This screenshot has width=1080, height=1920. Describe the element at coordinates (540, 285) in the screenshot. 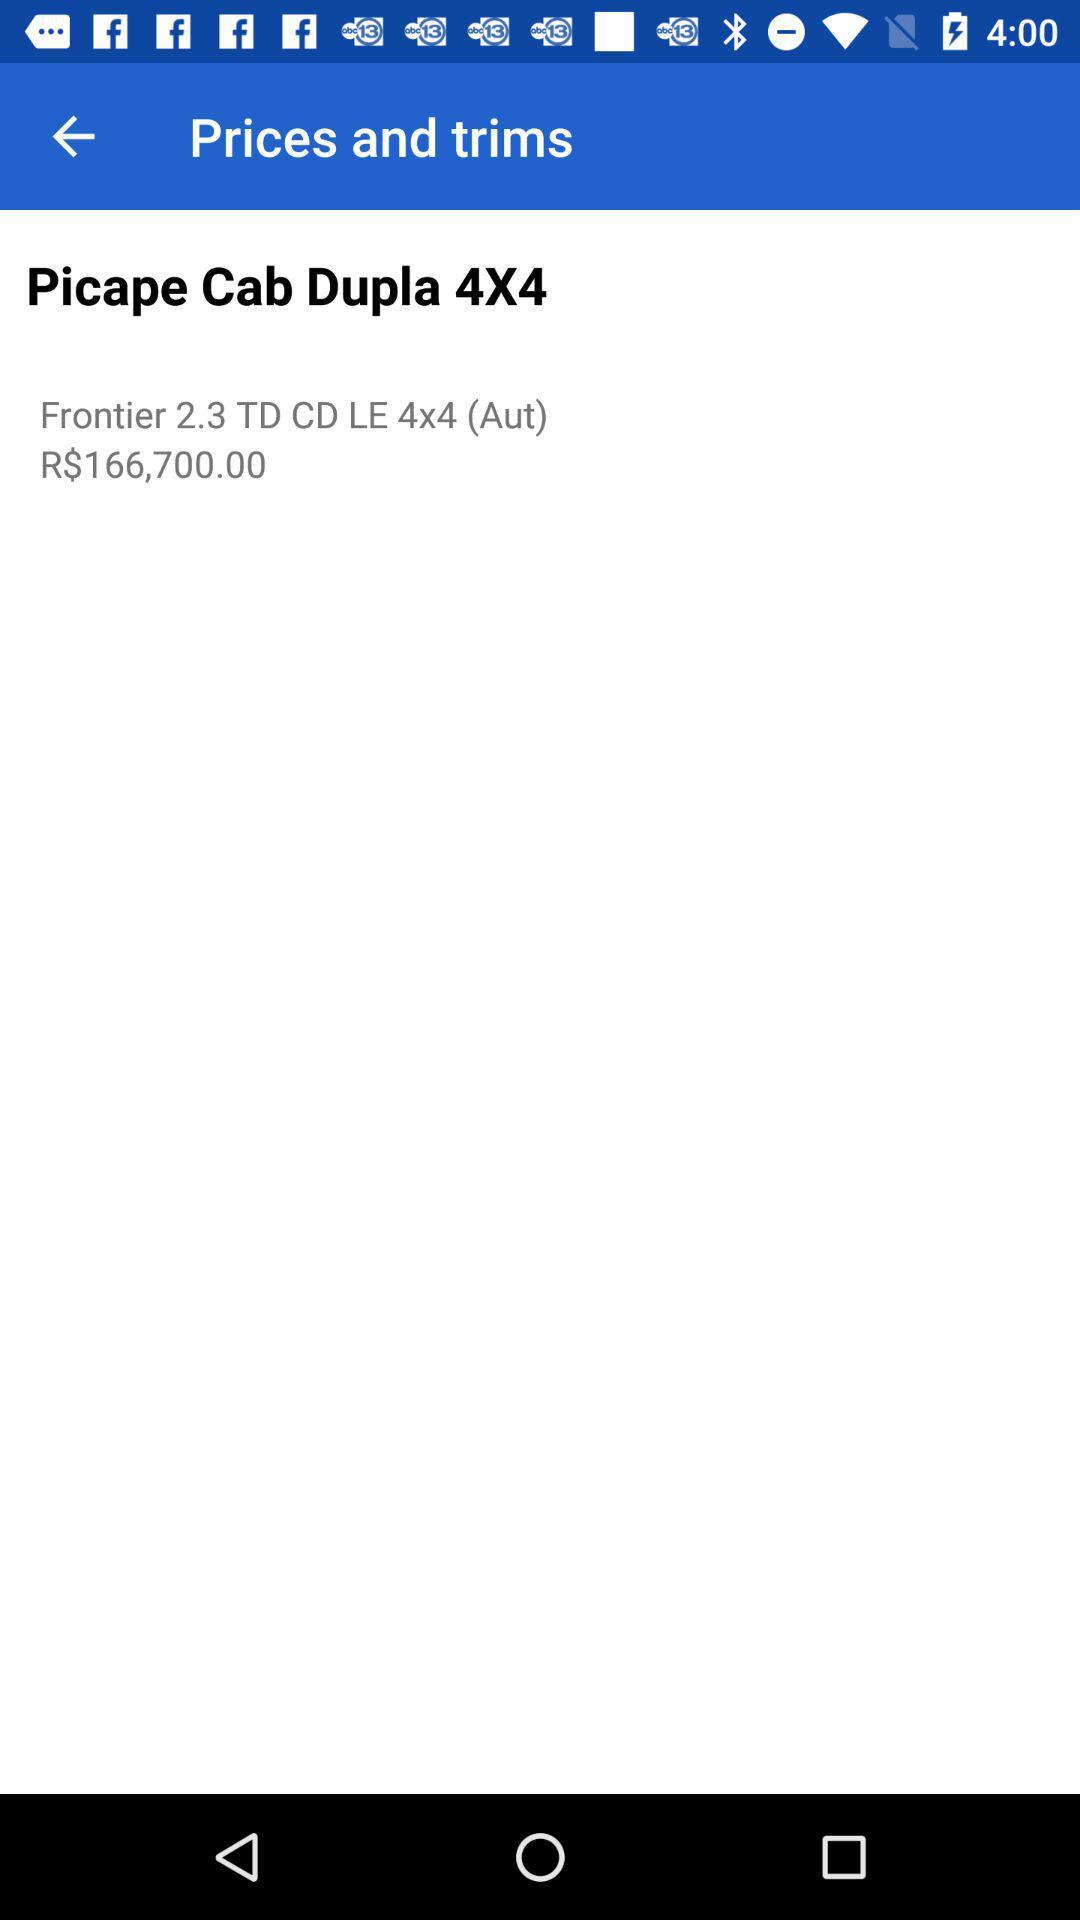

I see `the picape cab dupla` at that location.